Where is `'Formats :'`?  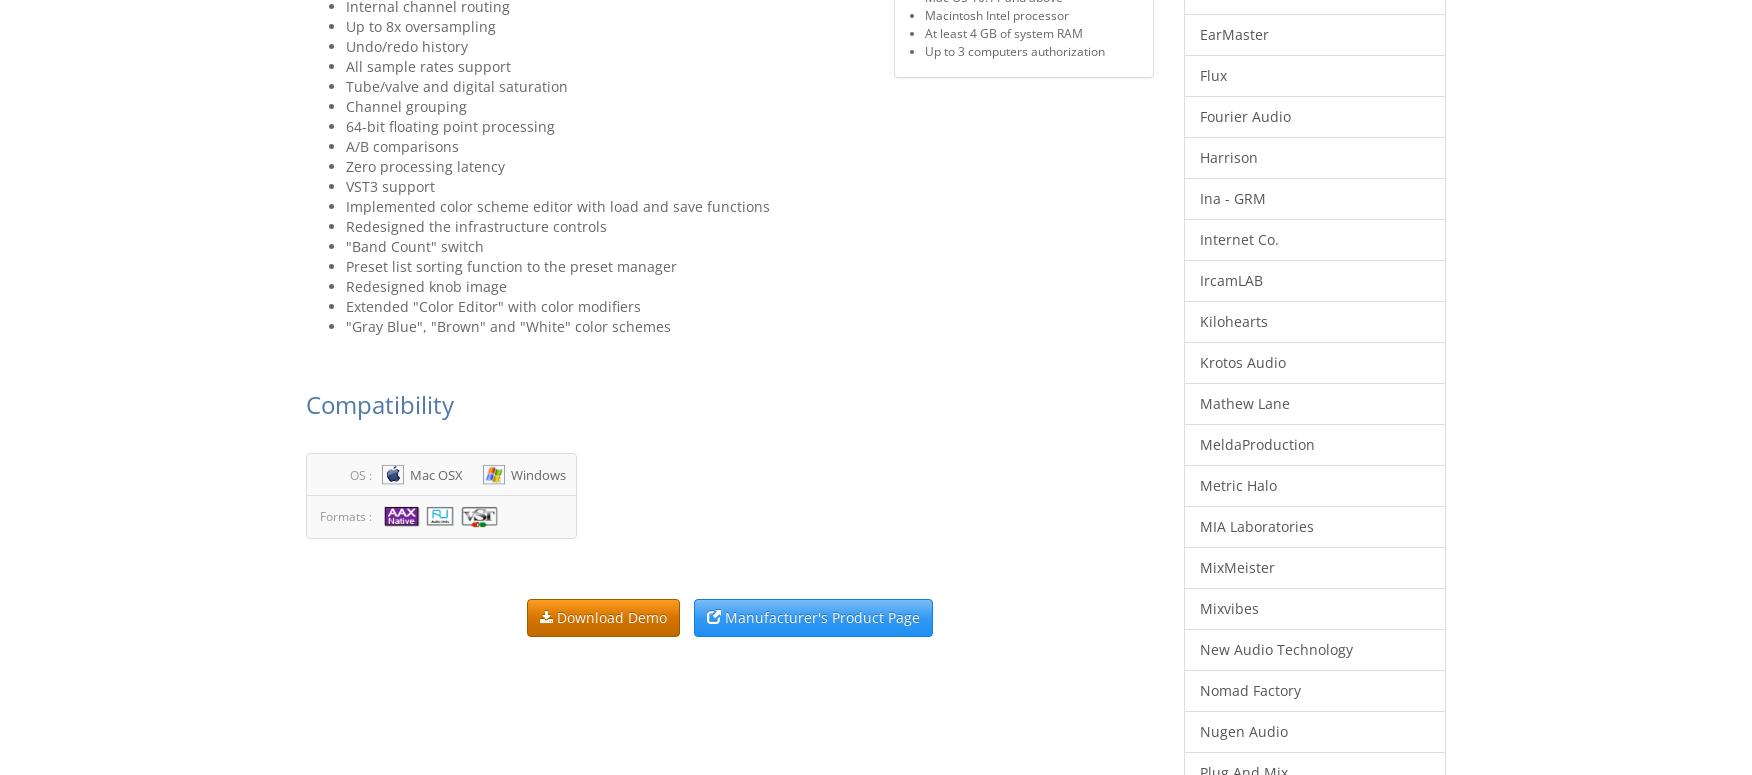 'Formats :' is located at coordinates (346, 515).